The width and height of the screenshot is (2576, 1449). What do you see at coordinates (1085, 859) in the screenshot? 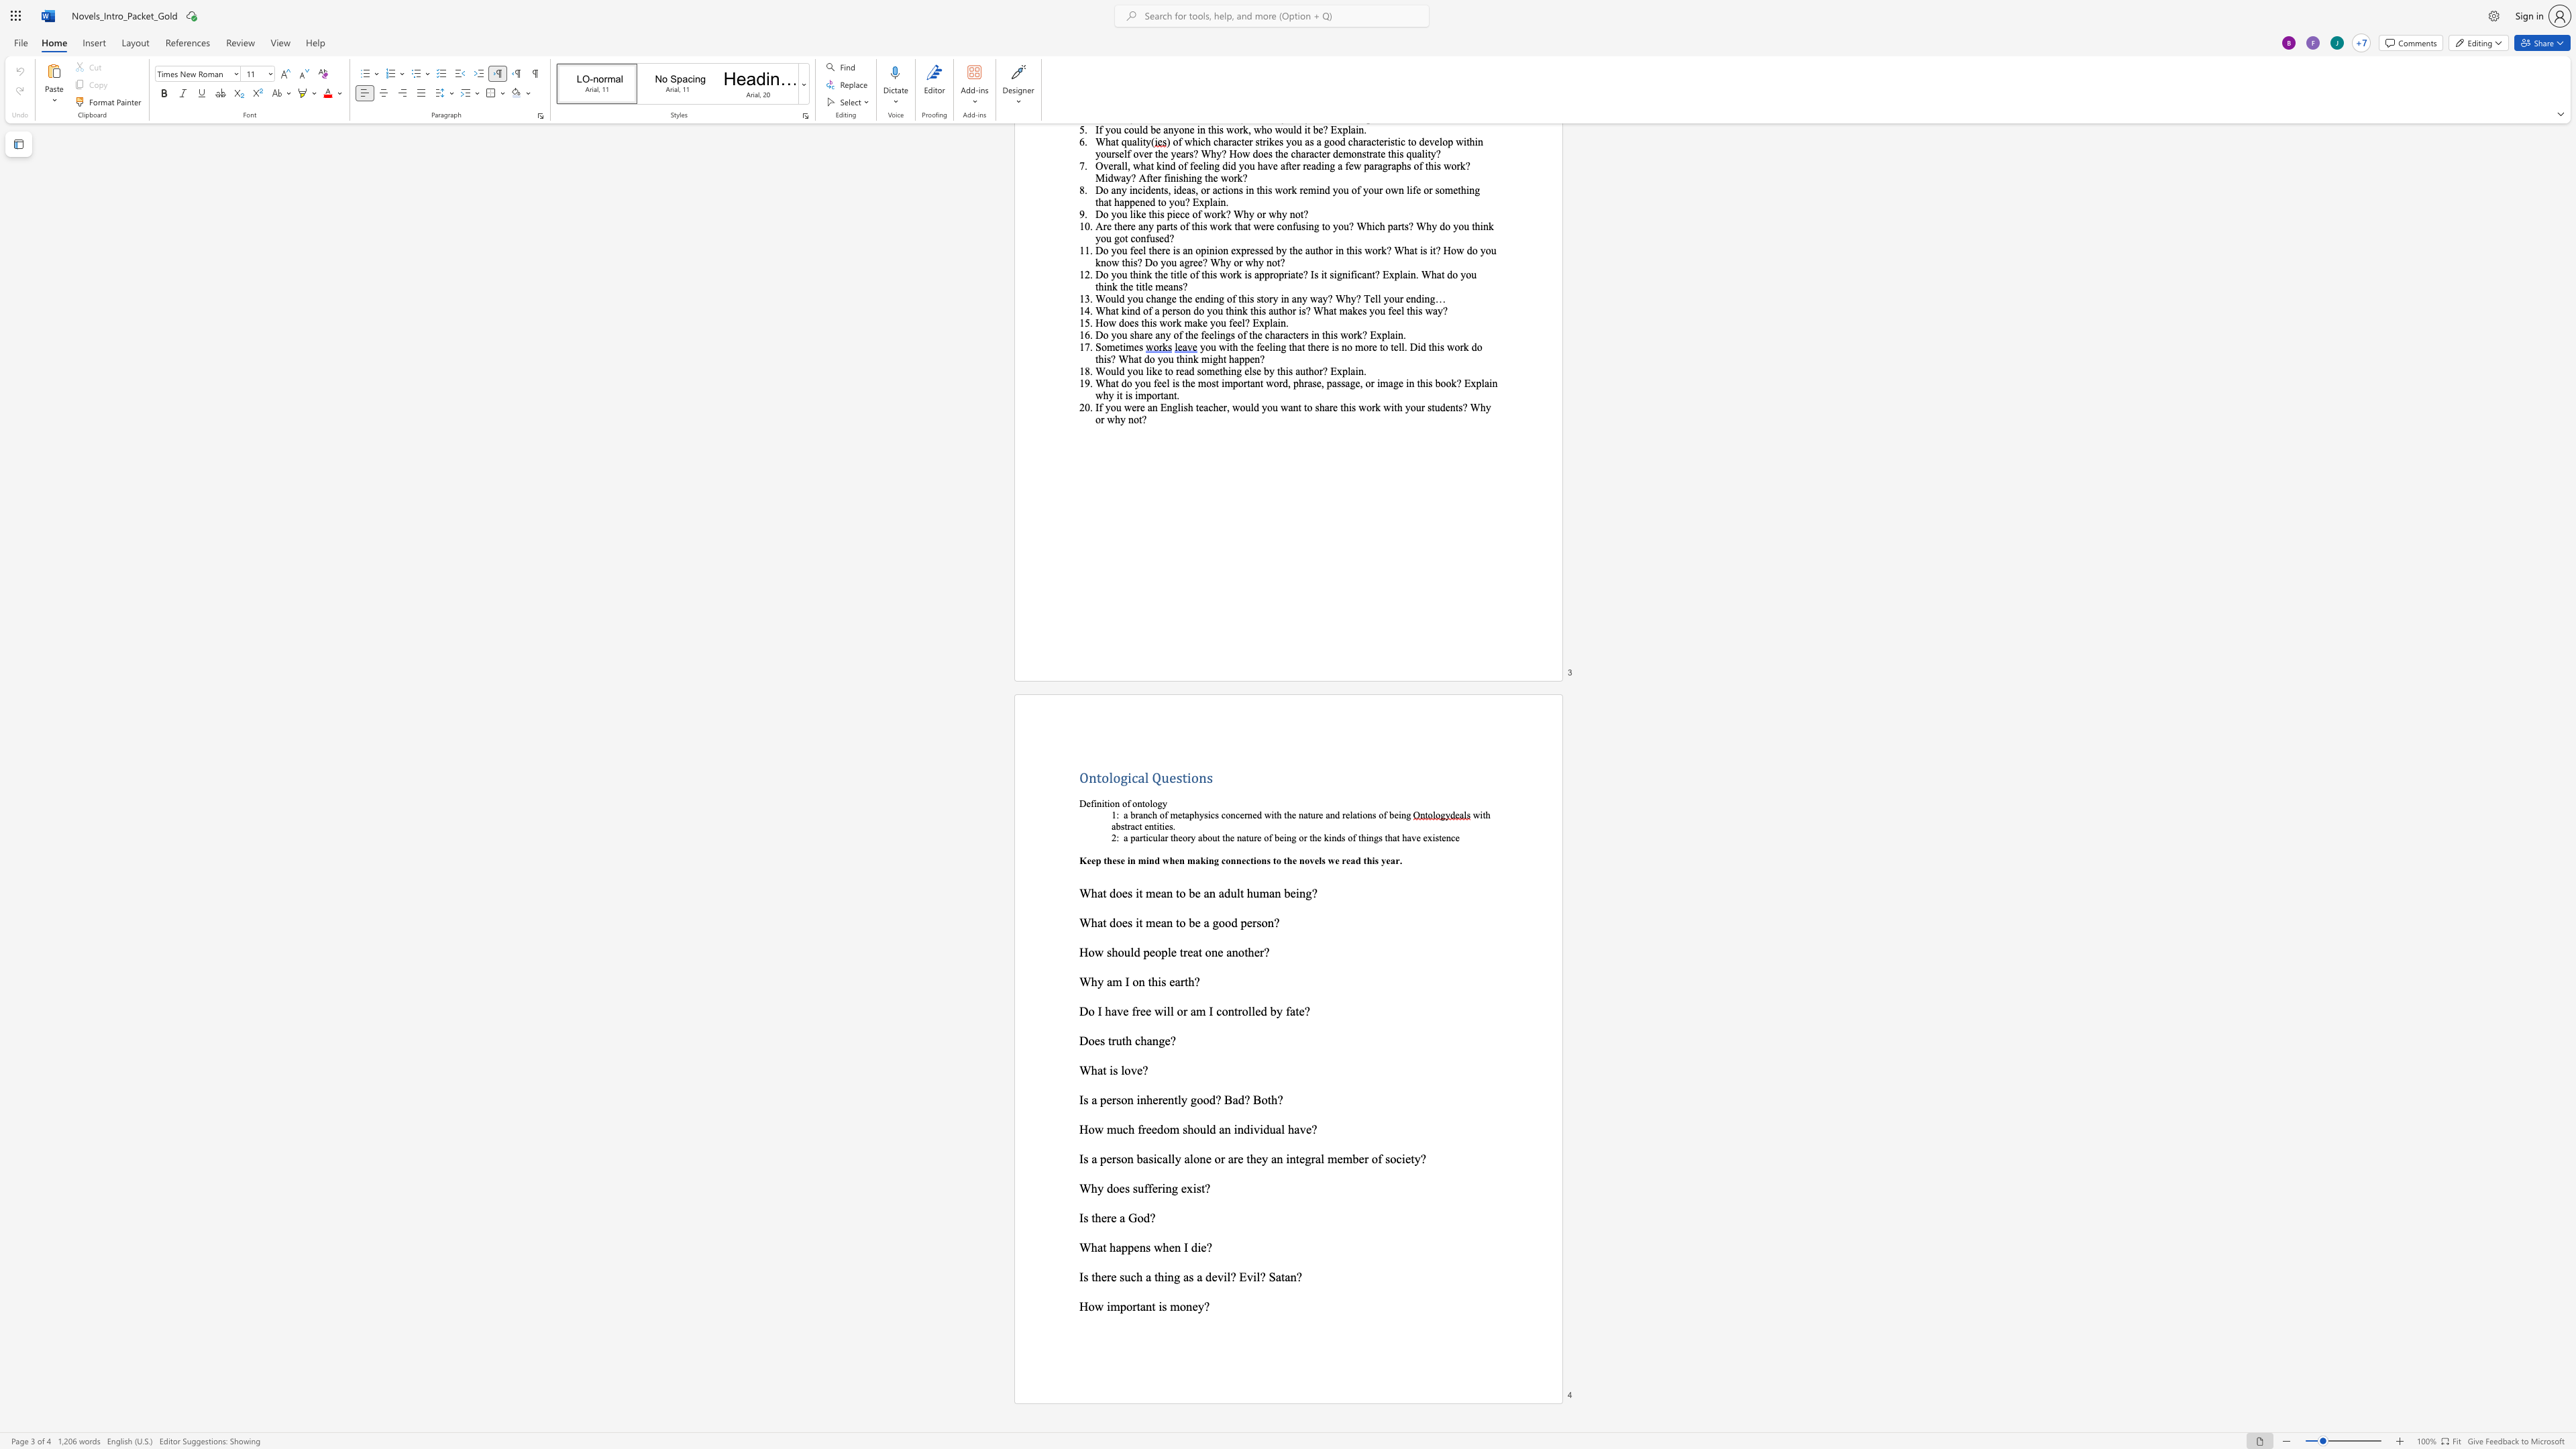
I see `the space between the continuous character "K" and "e" in the text` at bounding box center [1085, 859].